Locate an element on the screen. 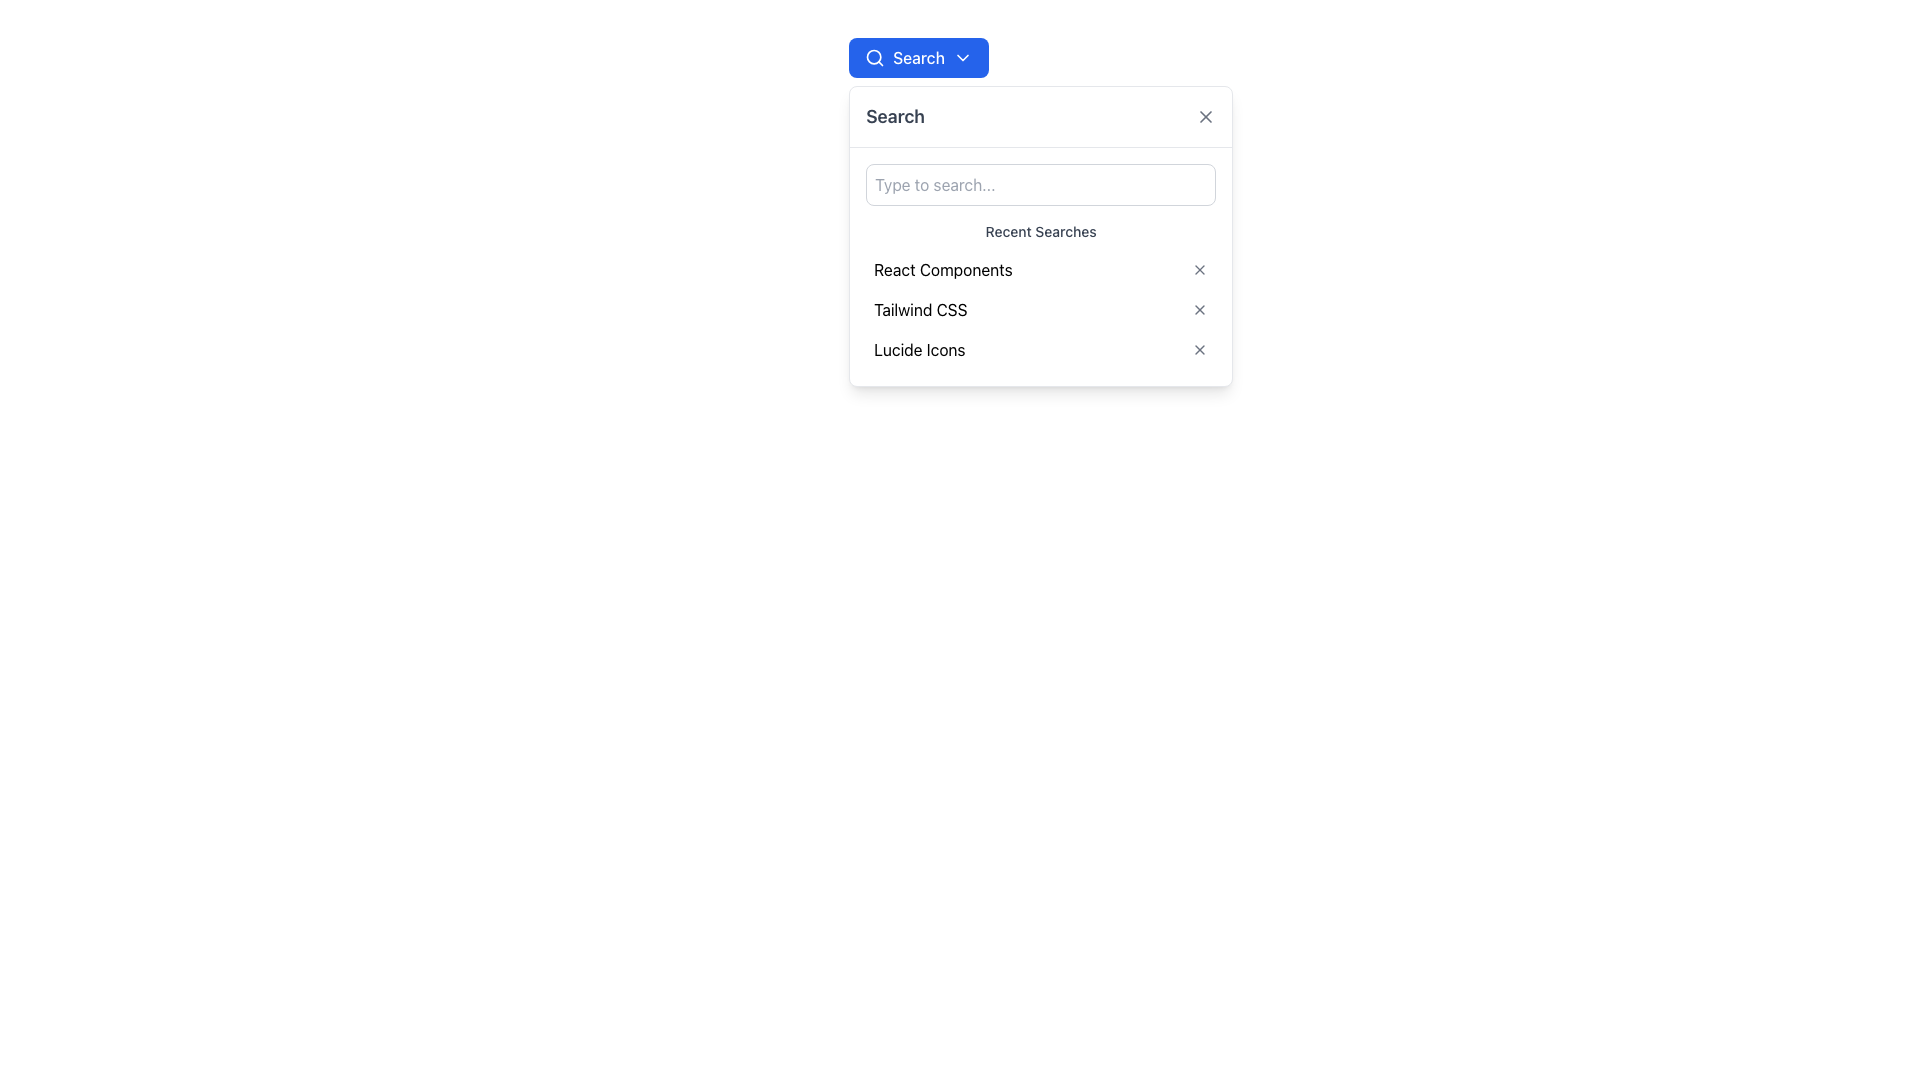 The width and height of the screenshot is (1920, 1080). the 'X' icon button located next to 'Tailwind CSS' in the Recent Searches section is located at coordinates (1200, 309).